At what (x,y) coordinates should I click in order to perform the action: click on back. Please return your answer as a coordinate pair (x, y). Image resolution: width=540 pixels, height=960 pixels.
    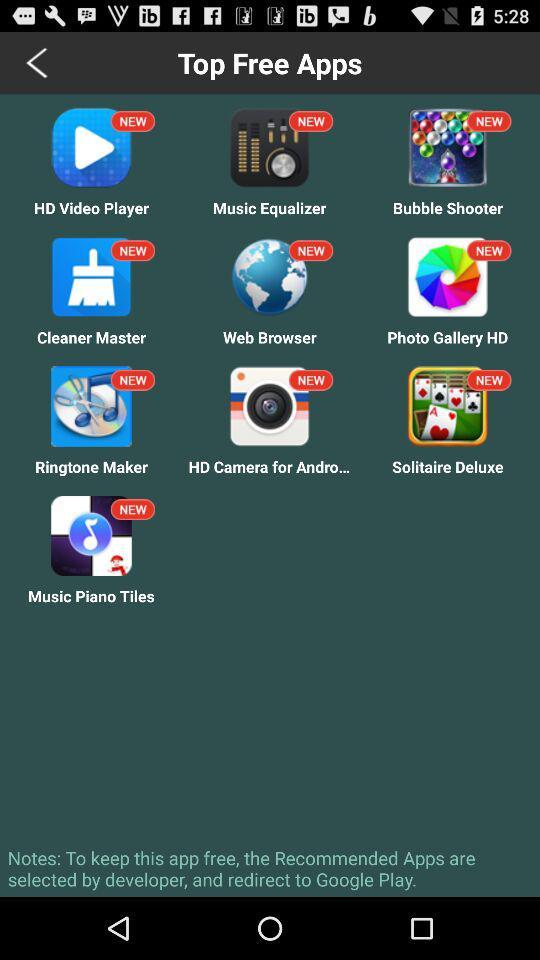
    Looking at the image, I should click on (38, 62).